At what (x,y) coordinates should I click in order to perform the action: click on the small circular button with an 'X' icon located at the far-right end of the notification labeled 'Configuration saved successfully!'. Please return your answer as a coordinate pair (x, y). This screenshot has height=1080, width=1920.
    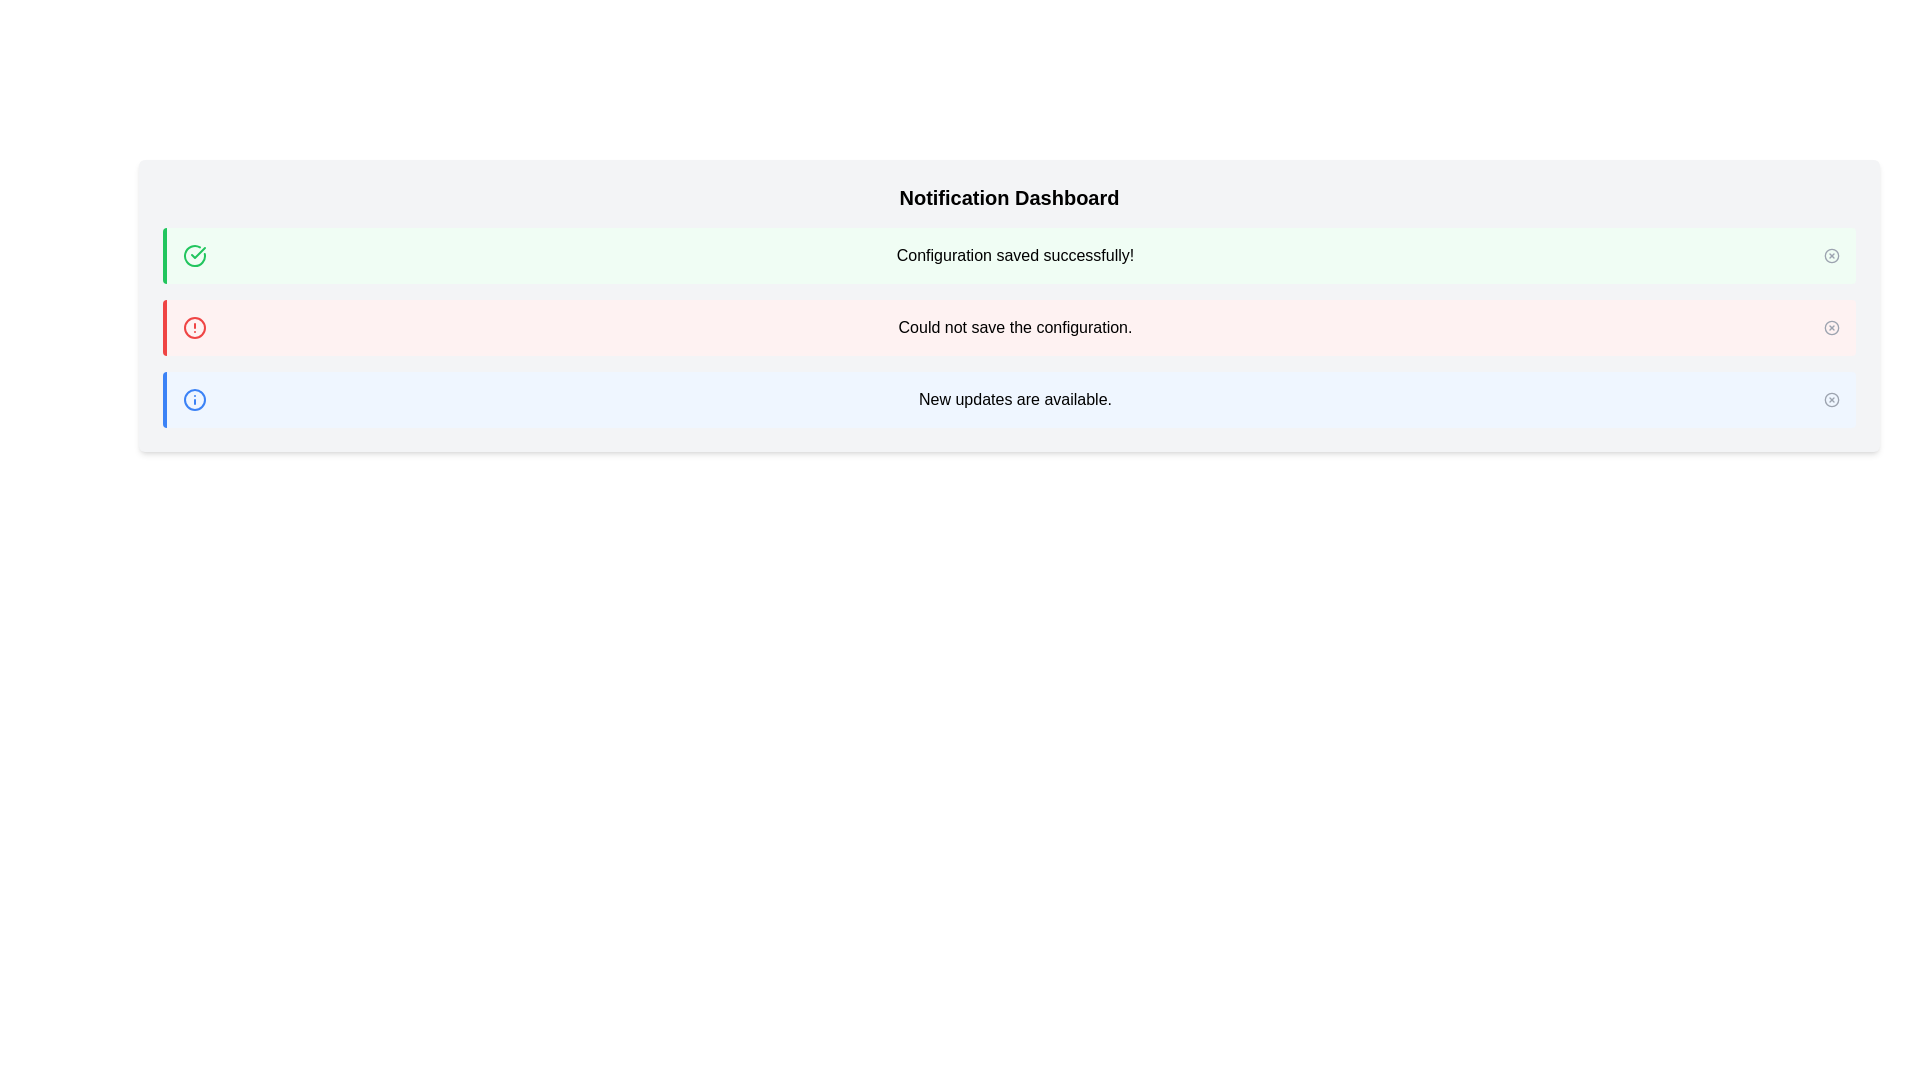
    Looking at the image, I should click on (1832, 254).